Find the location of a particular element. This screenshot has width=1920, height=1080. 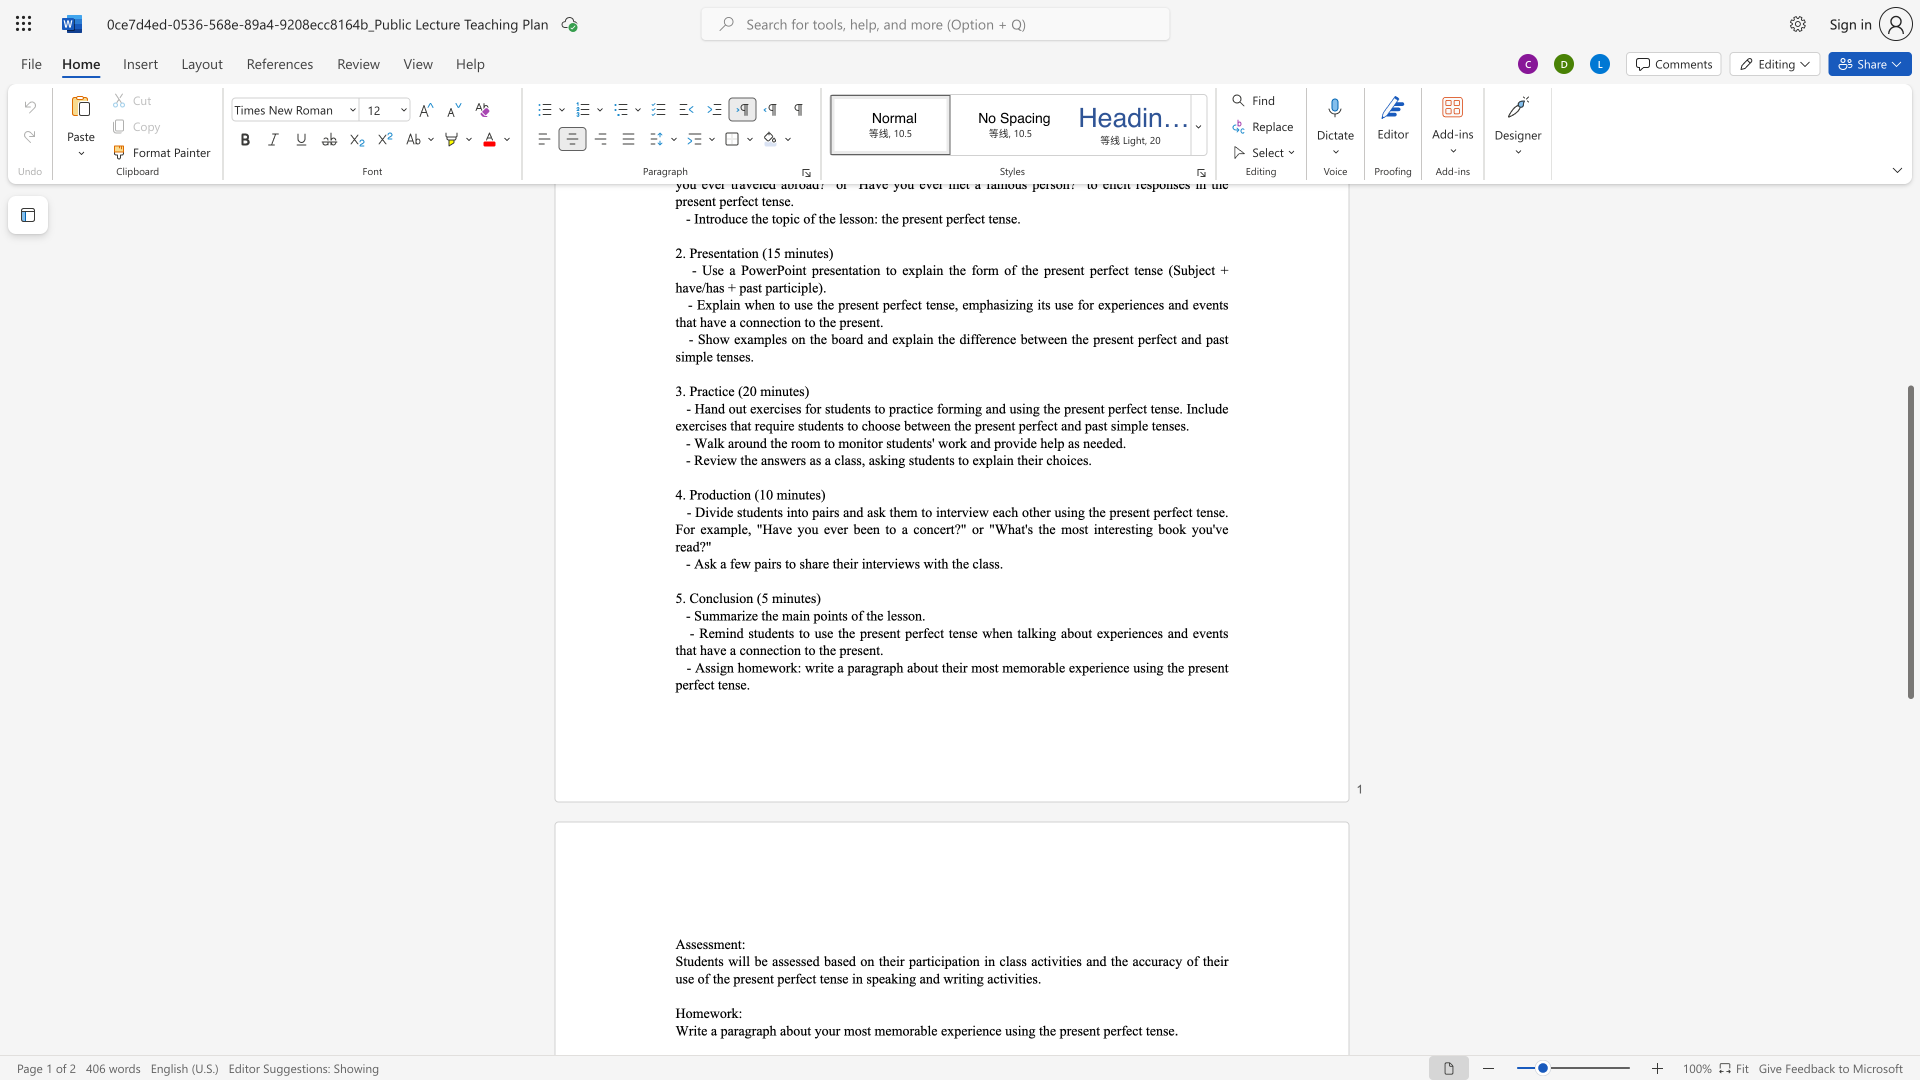

the scrollbar to slide the page up is located at coordinates (1909, 229).